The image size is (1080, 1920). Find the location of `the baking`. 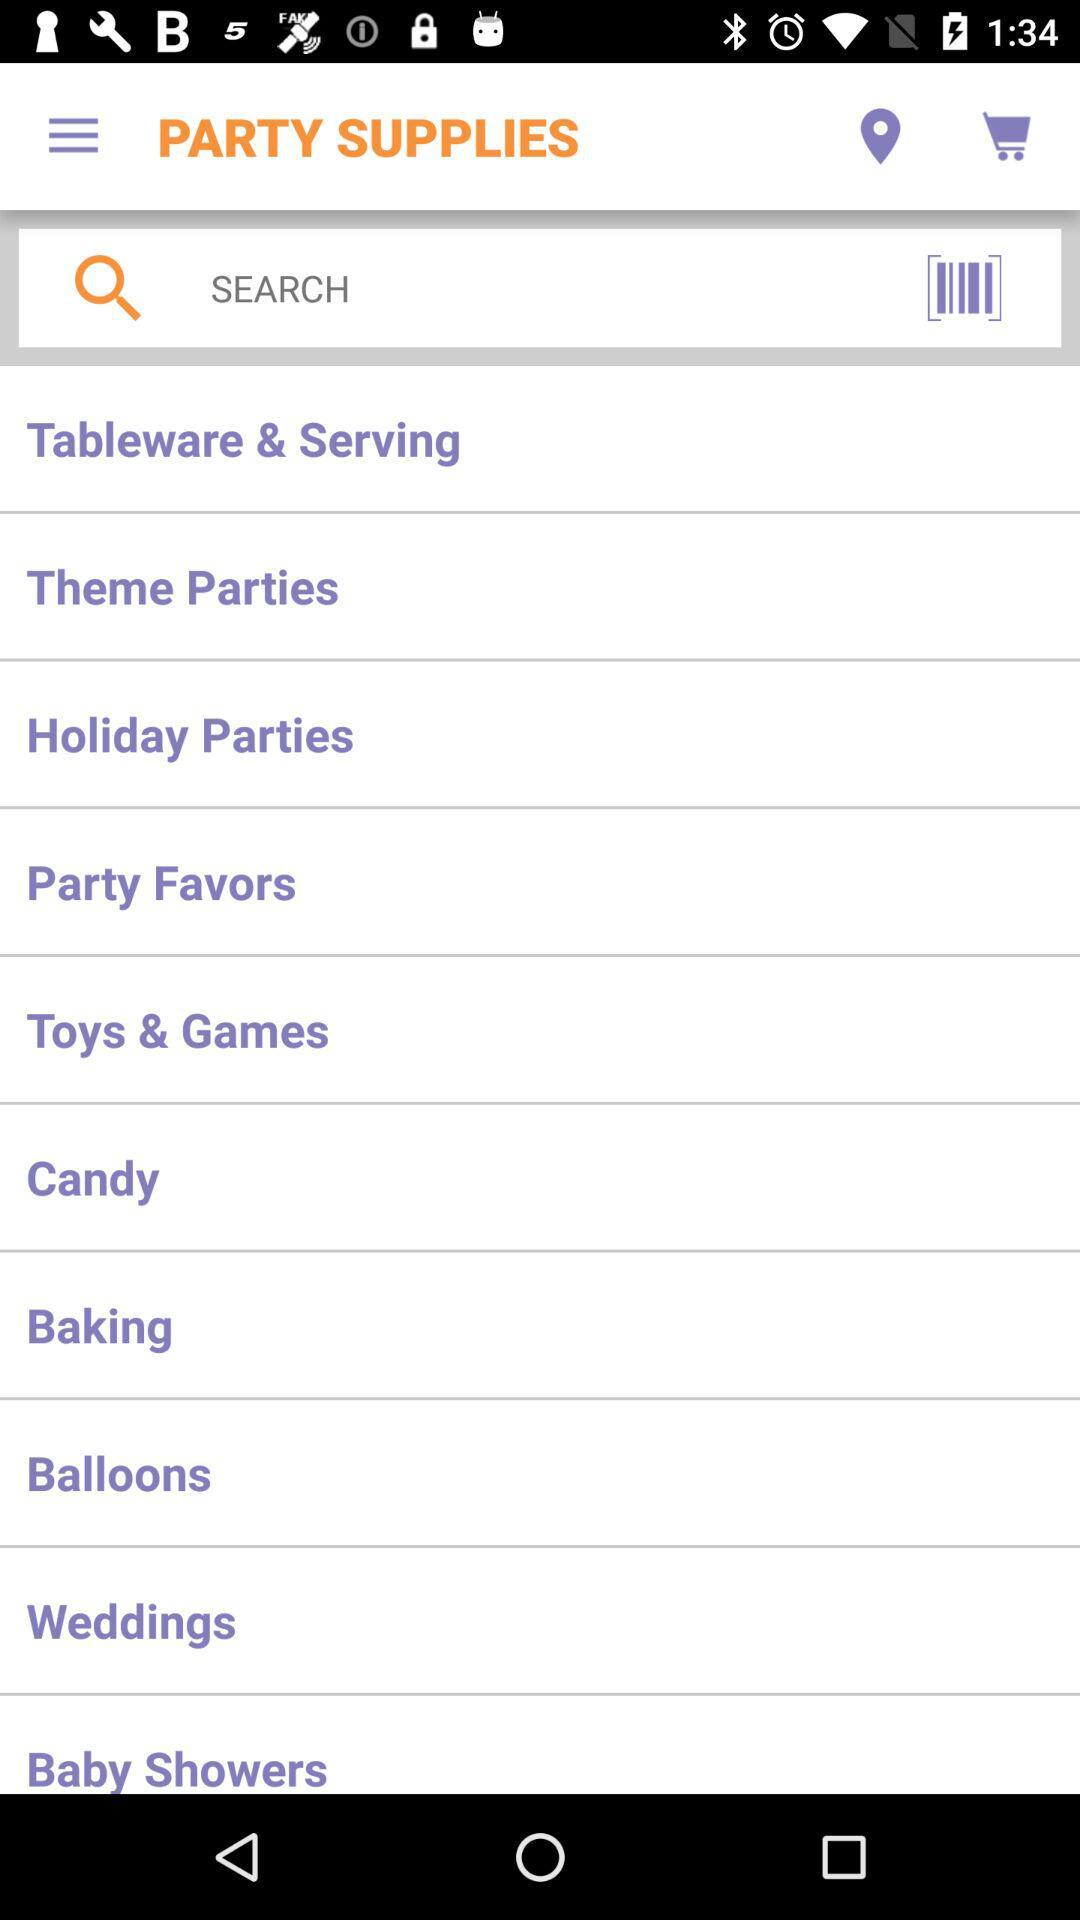

the baking is located at coordinates (540, 1324).